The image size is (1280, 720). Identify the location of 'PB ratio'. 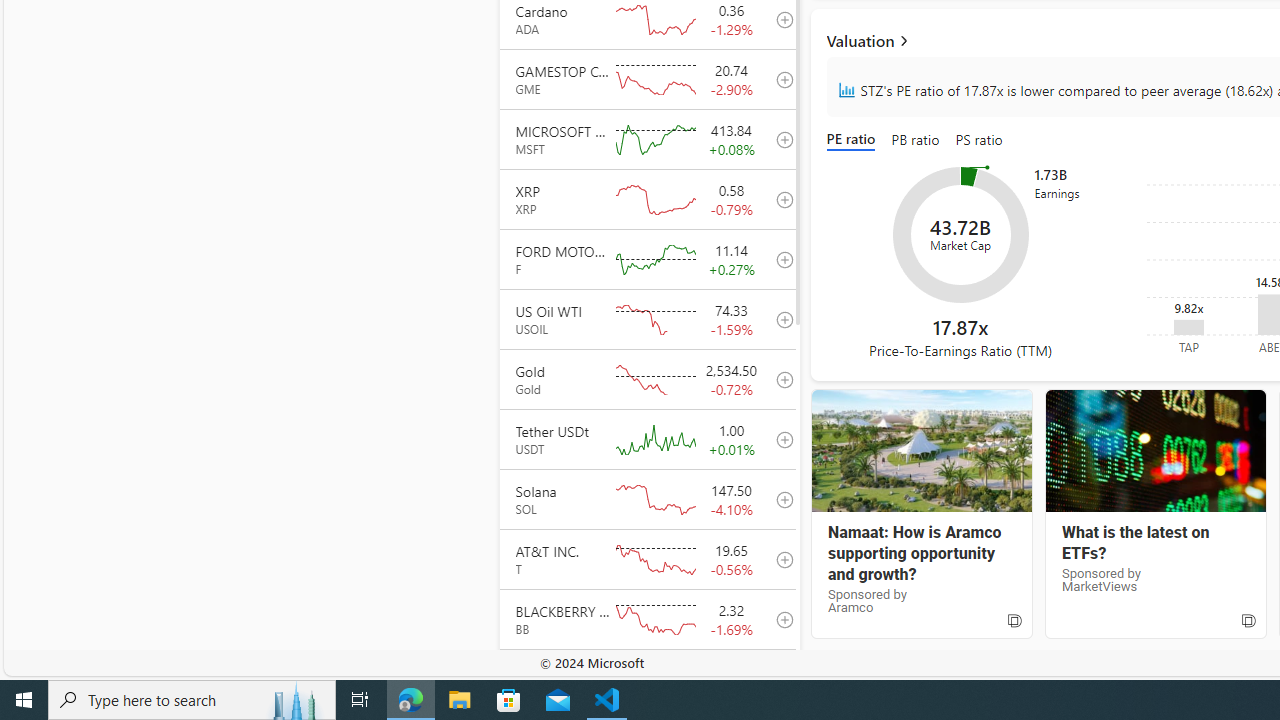
(914, 140).